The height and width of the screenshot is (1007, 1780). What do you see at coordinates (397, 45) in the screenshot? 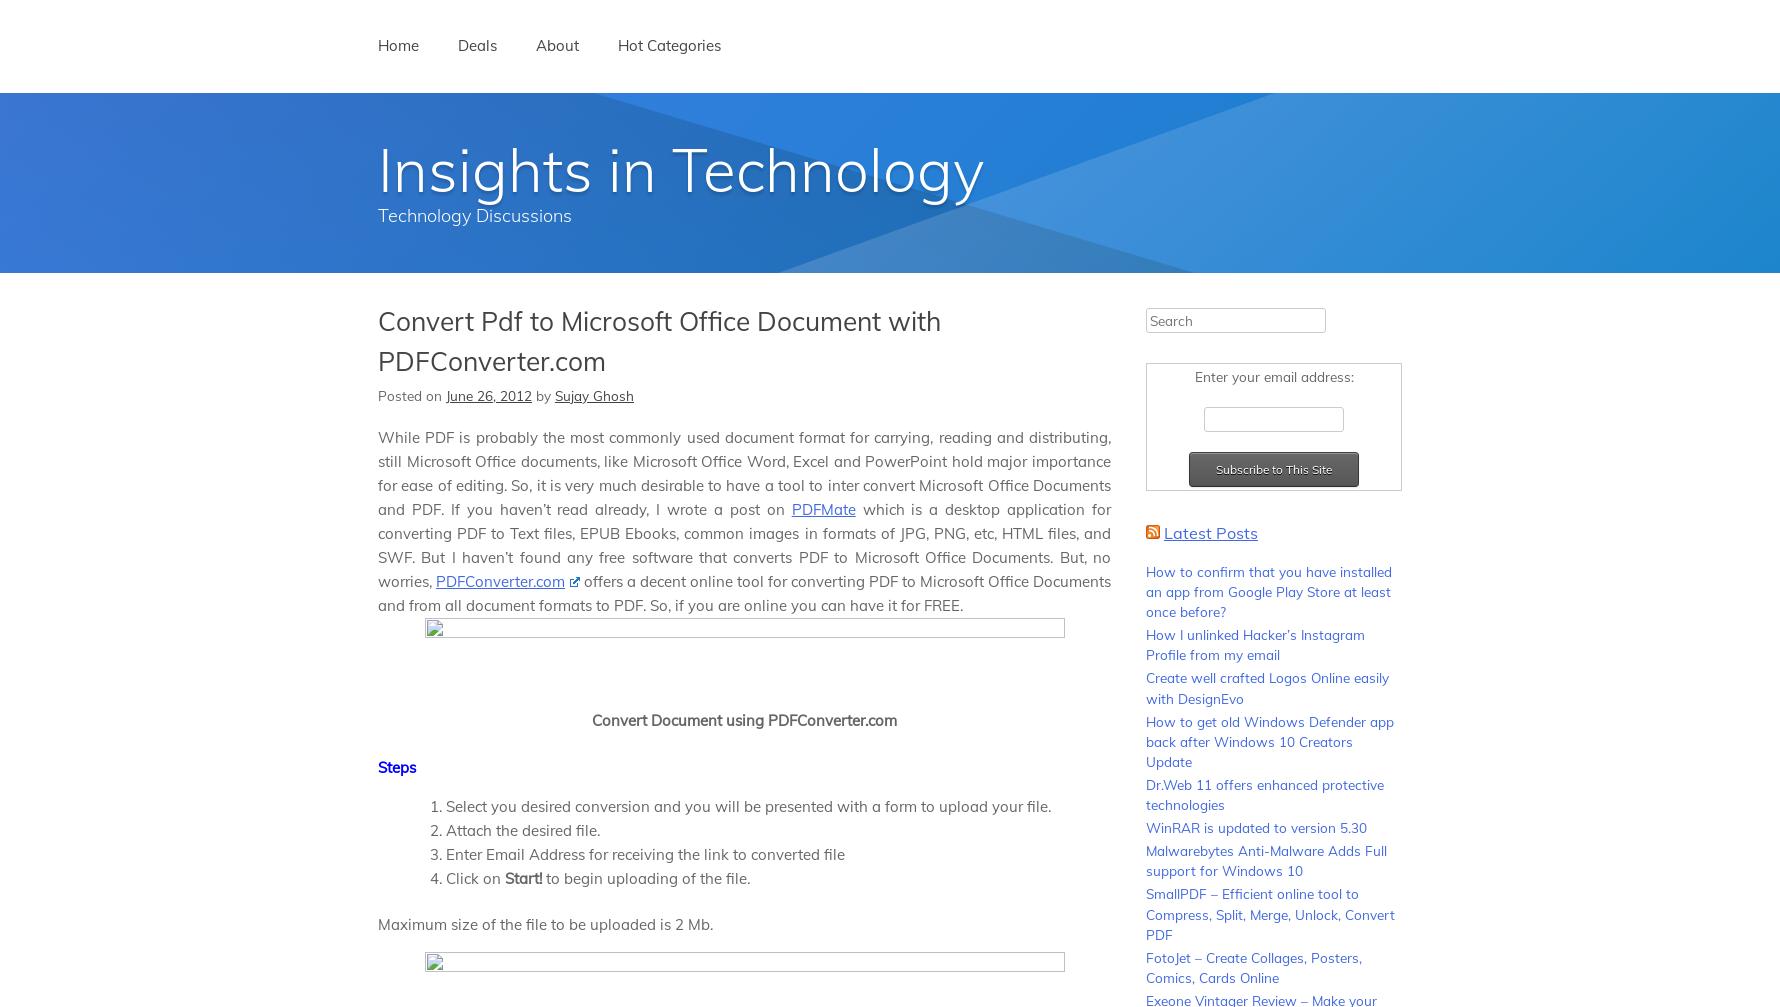
I see `'Home'` at bounding box center [397, 45].